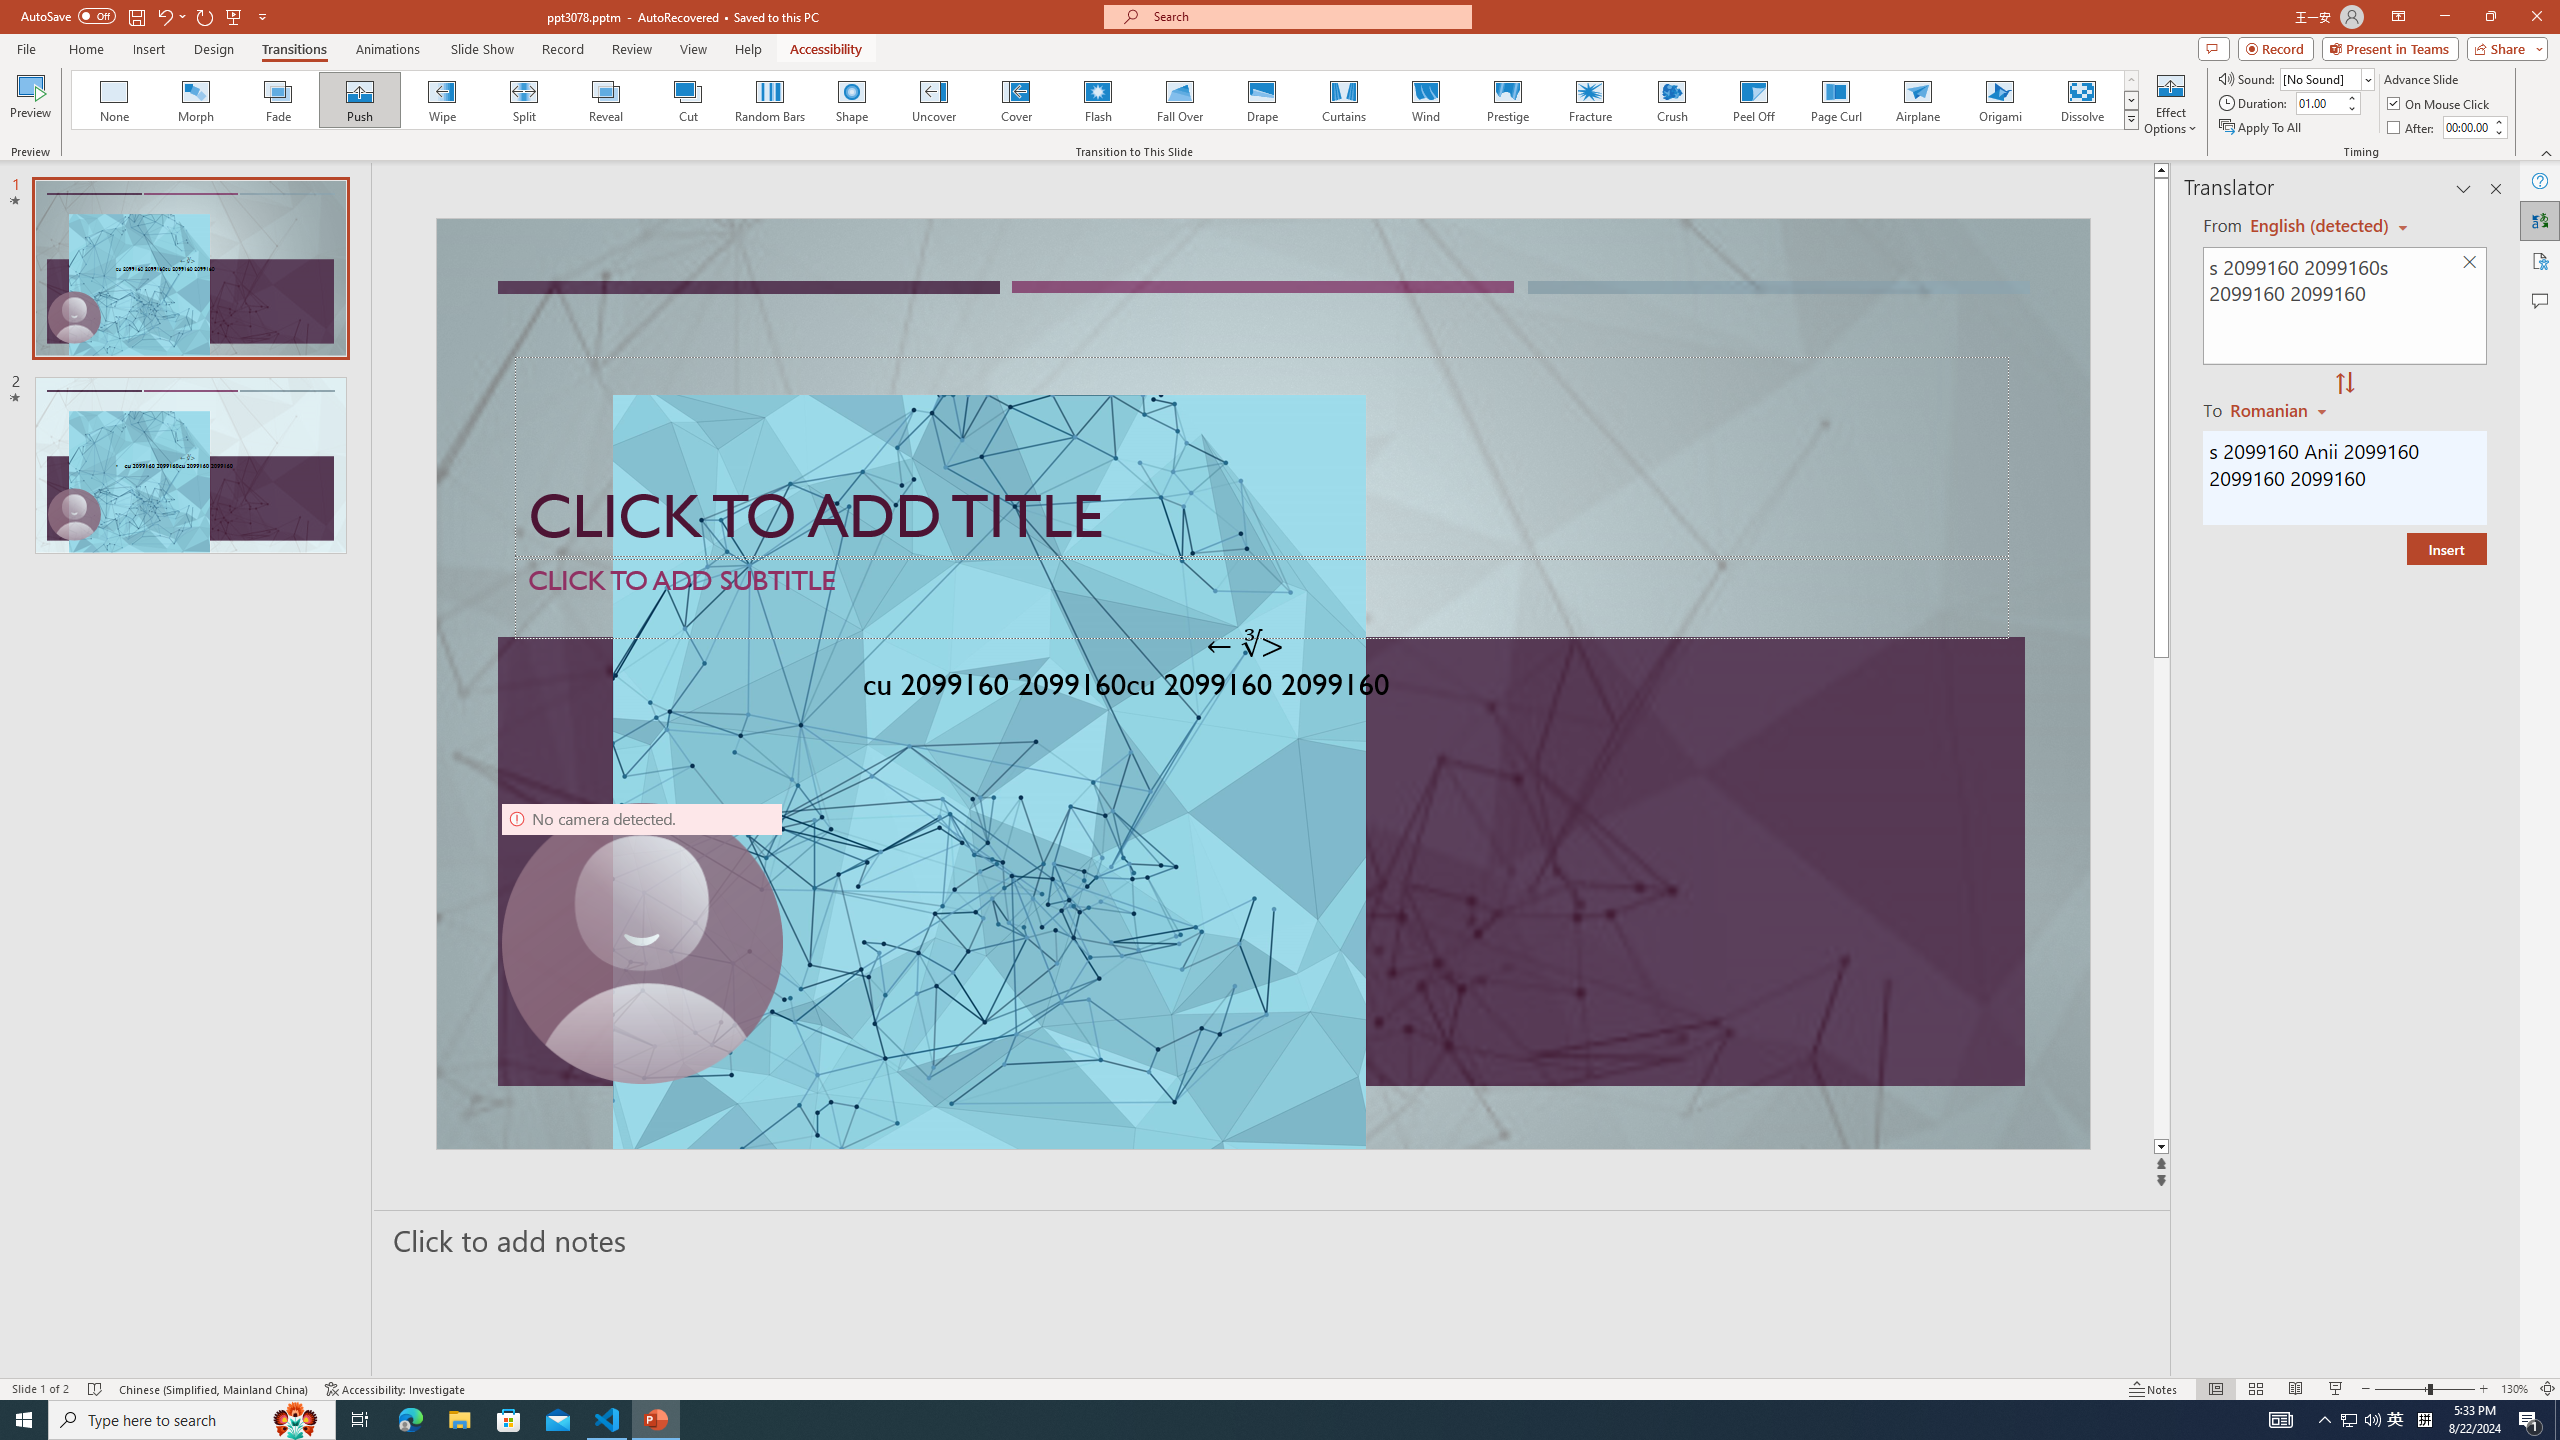 This screenshot has width=2560, height=1440. Describe the element at coordinates (770, 99) in the screenshot. I see `'Random Bars'` at that location.